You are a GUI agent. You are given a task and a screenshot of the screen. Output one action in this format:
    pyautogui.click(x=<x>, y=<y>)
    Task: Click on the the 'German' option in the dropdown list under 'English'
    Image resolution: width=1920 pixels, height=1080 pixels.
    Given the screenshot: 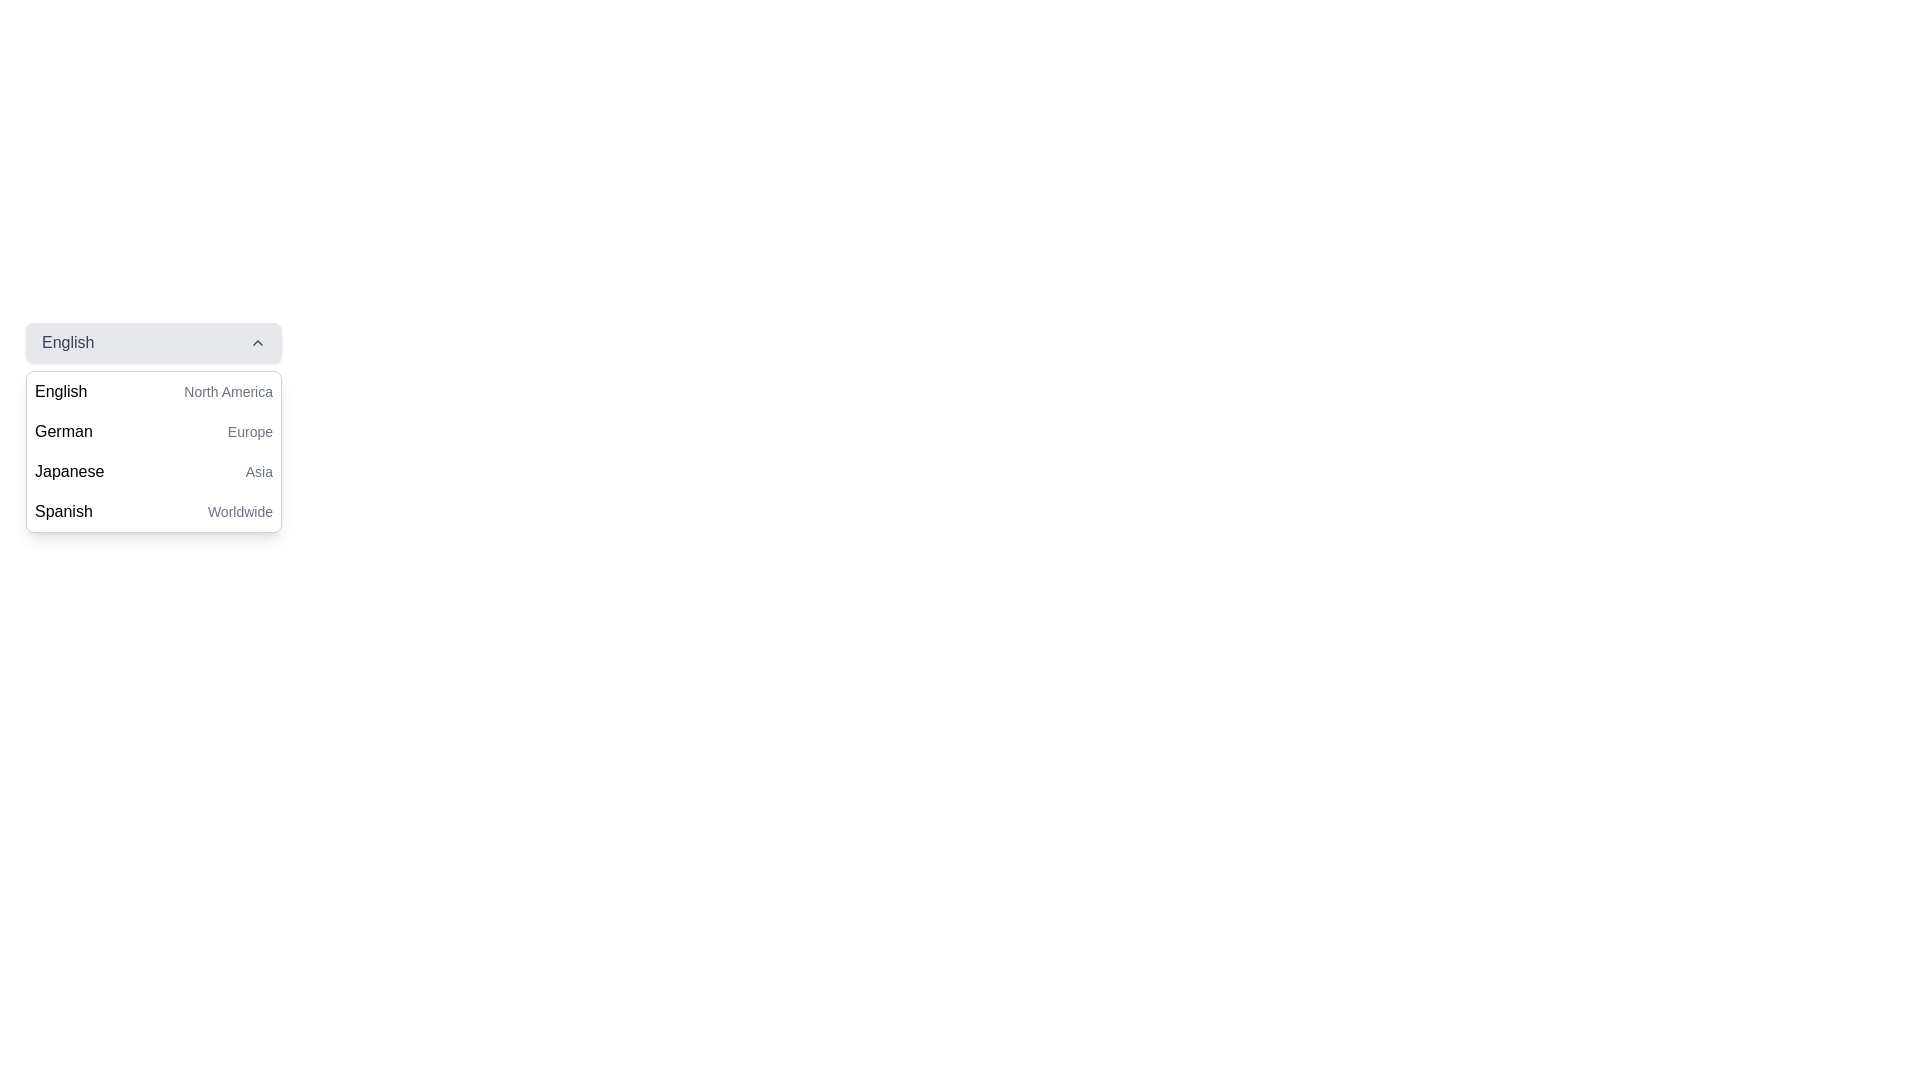 What is the action you would take?
    pyautogui.click(x=152, y=431)
    